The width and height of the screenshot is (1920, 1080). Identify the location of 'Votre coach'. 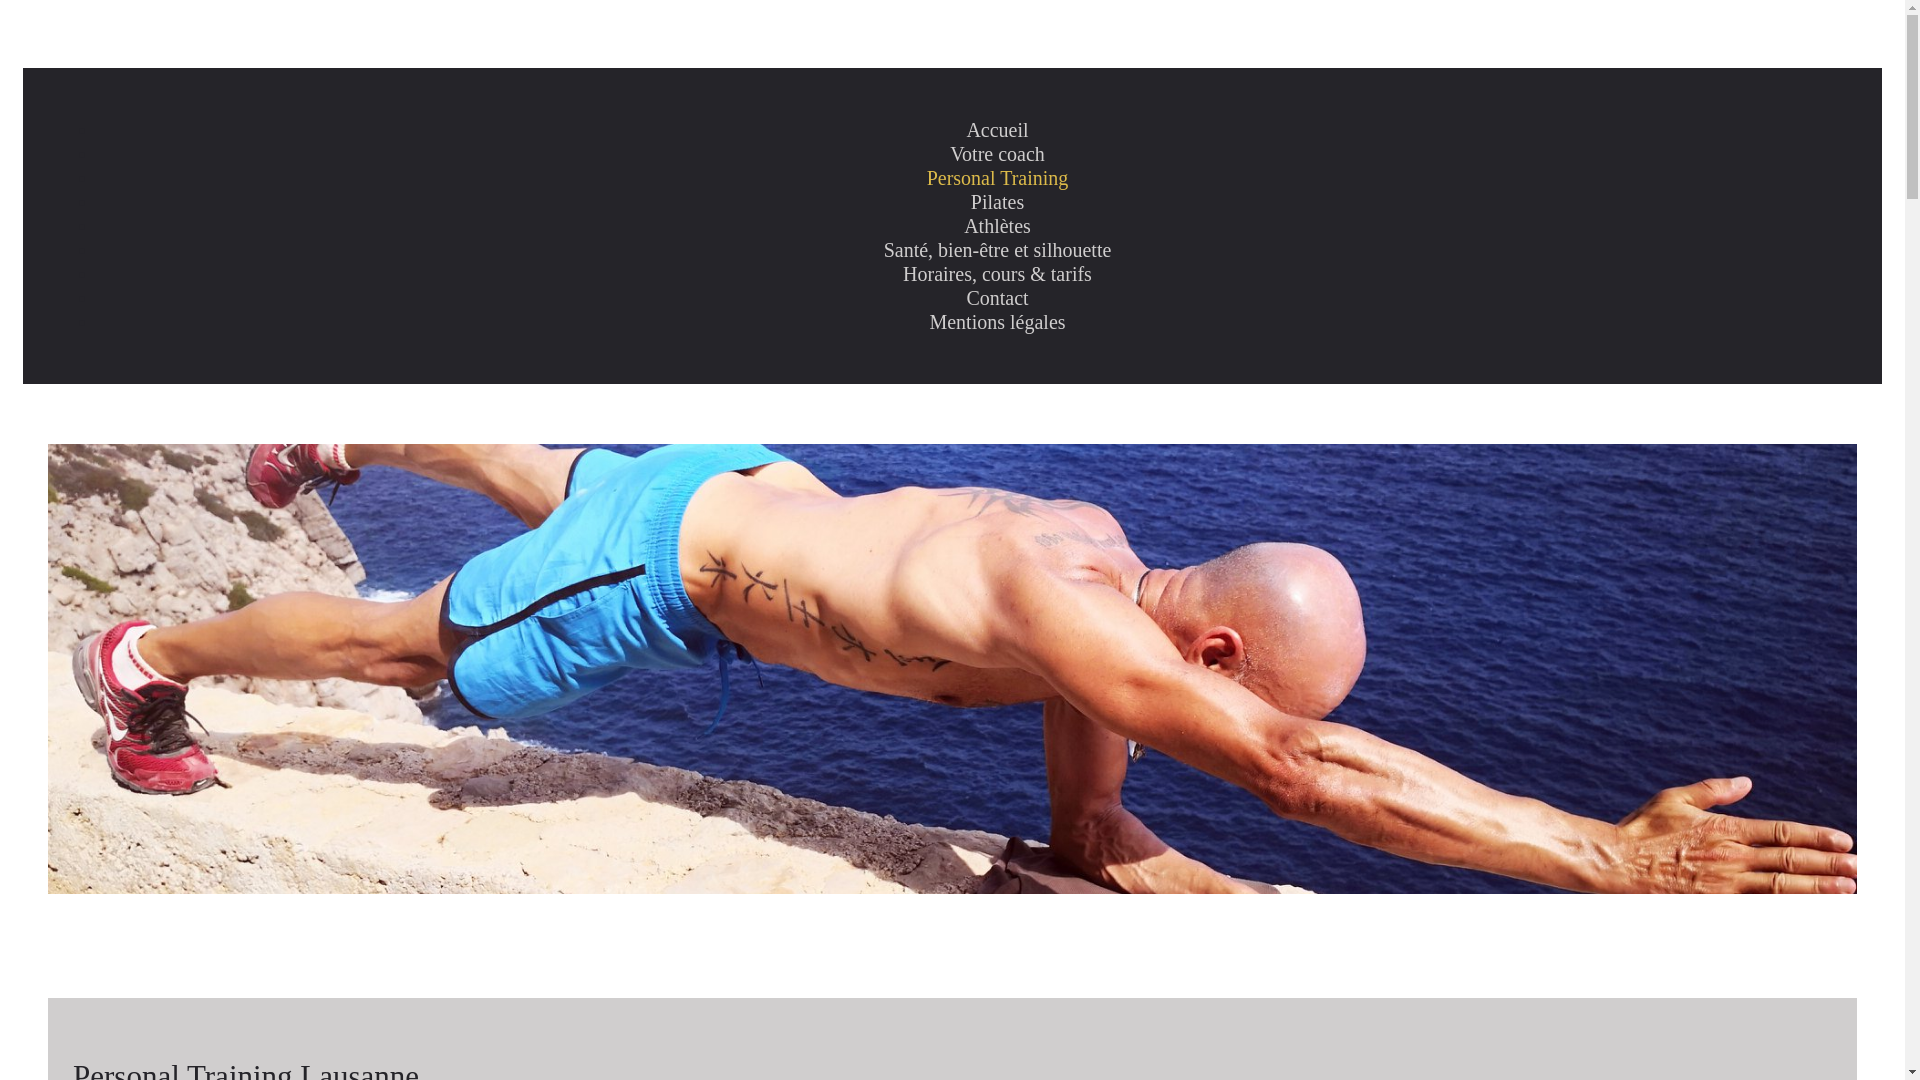
(997, 153).